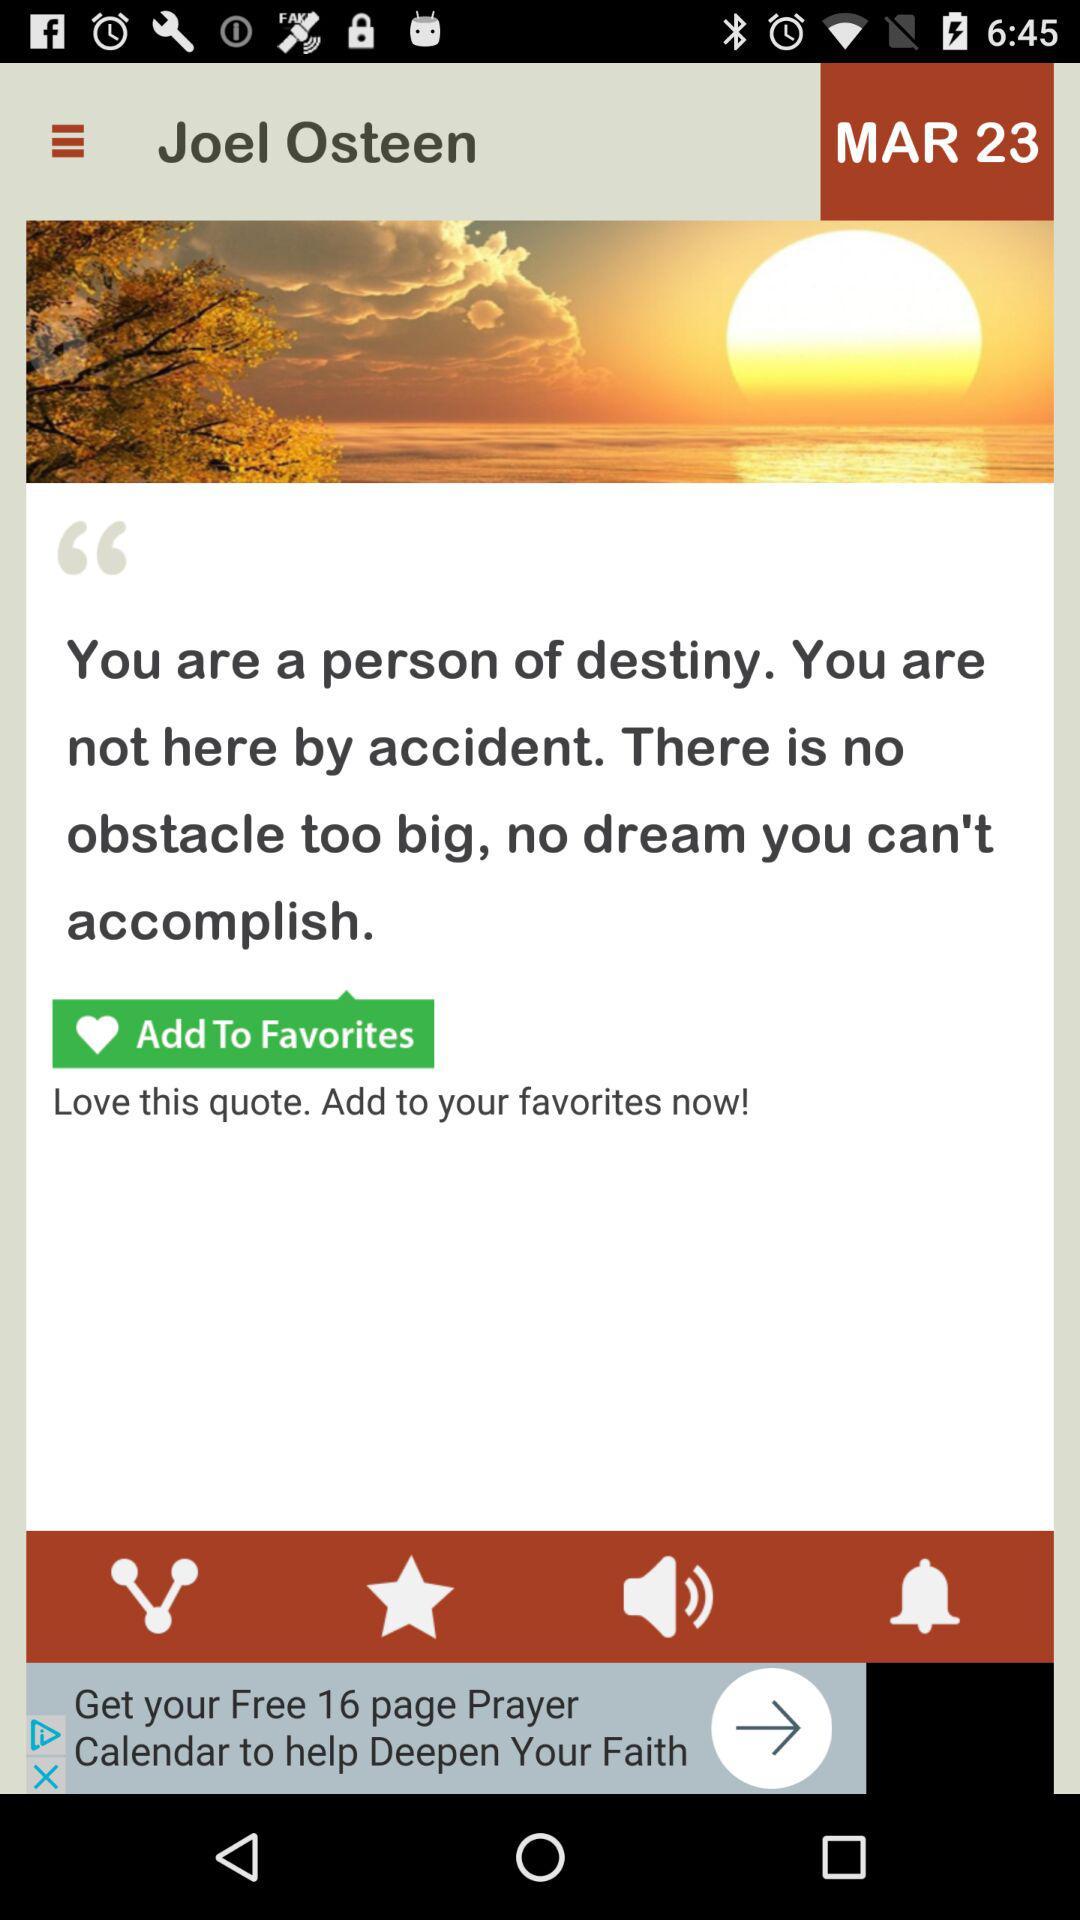 Image resolution: width=1080 pixels, height=1920 pixels. Describe the element at coordinates (66, 140) in the screenshot. I see `more` at that location.